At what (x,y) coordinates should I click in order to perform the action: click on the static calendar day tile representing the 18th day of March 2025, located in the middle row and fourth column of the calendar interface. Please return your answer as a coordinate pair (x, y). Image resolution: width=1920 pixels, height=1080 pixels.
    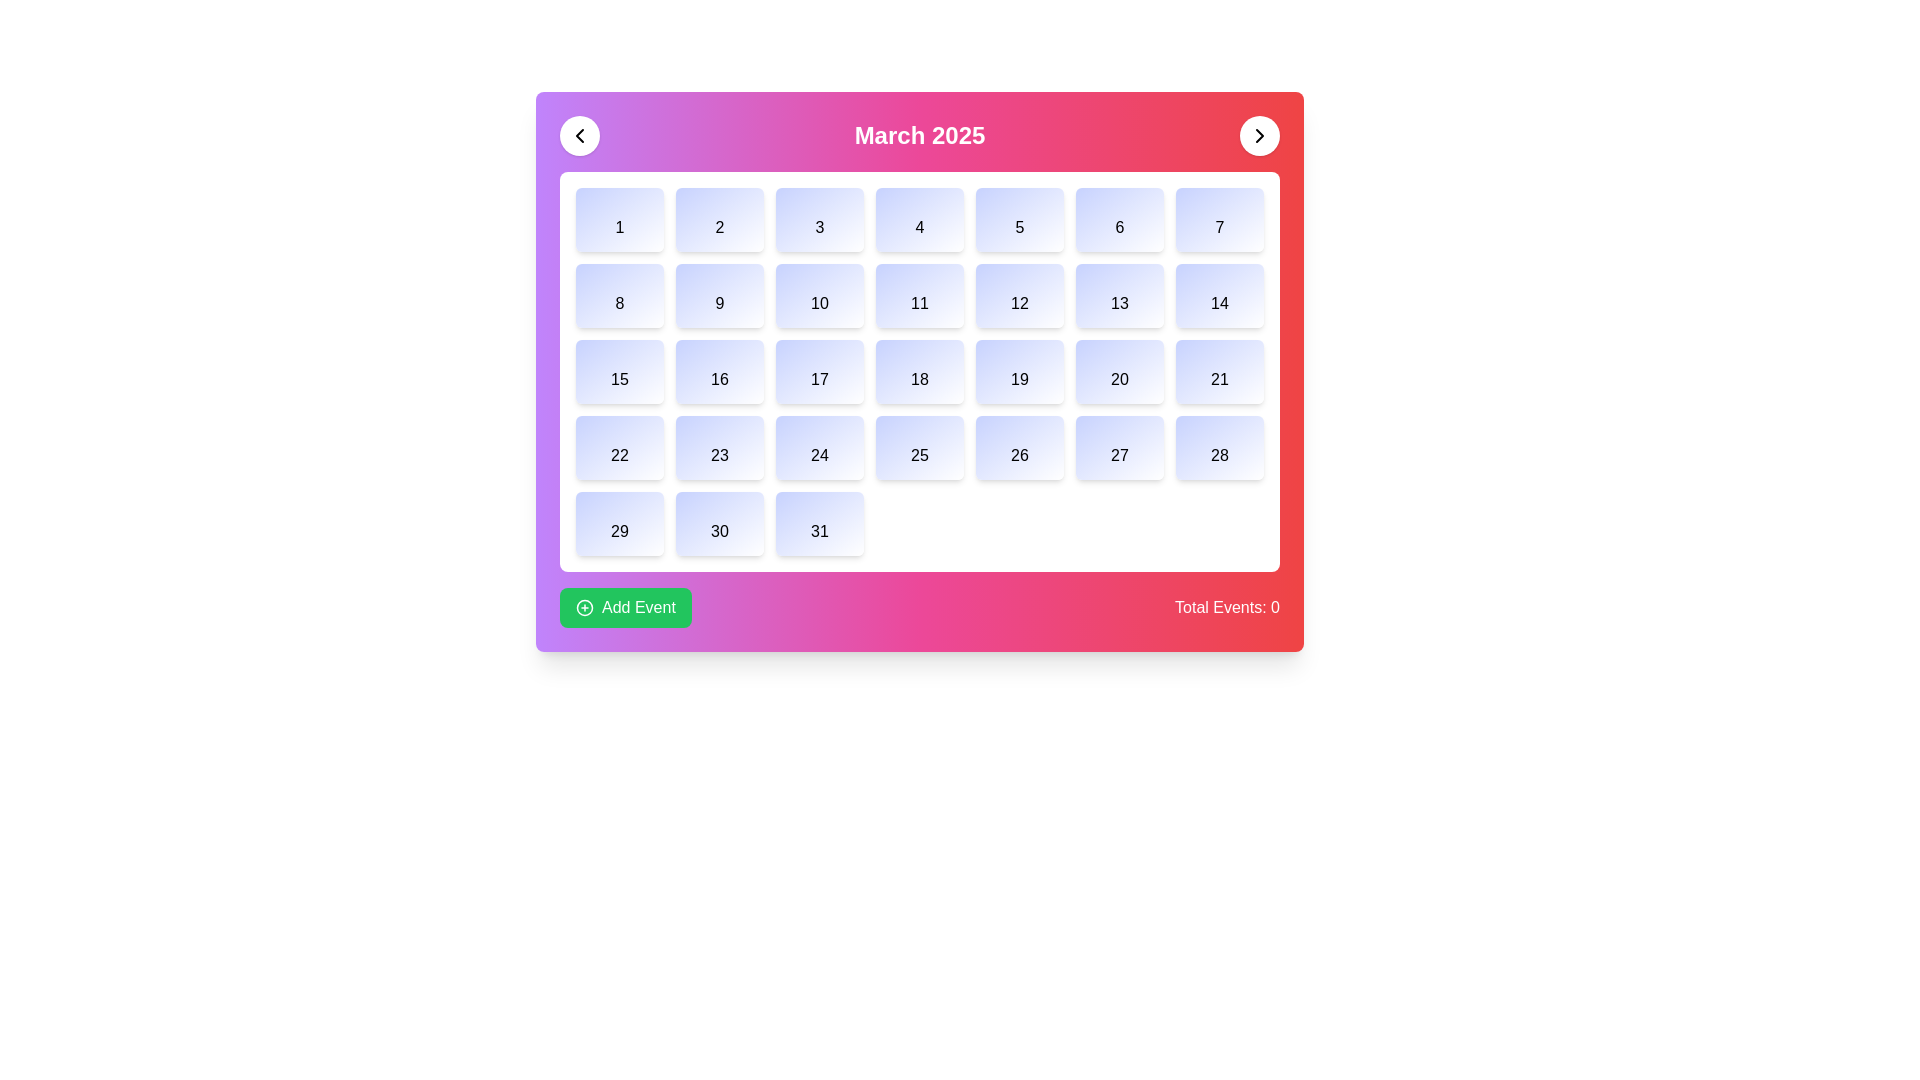
    Looking at the image, I should click on (919, 371).